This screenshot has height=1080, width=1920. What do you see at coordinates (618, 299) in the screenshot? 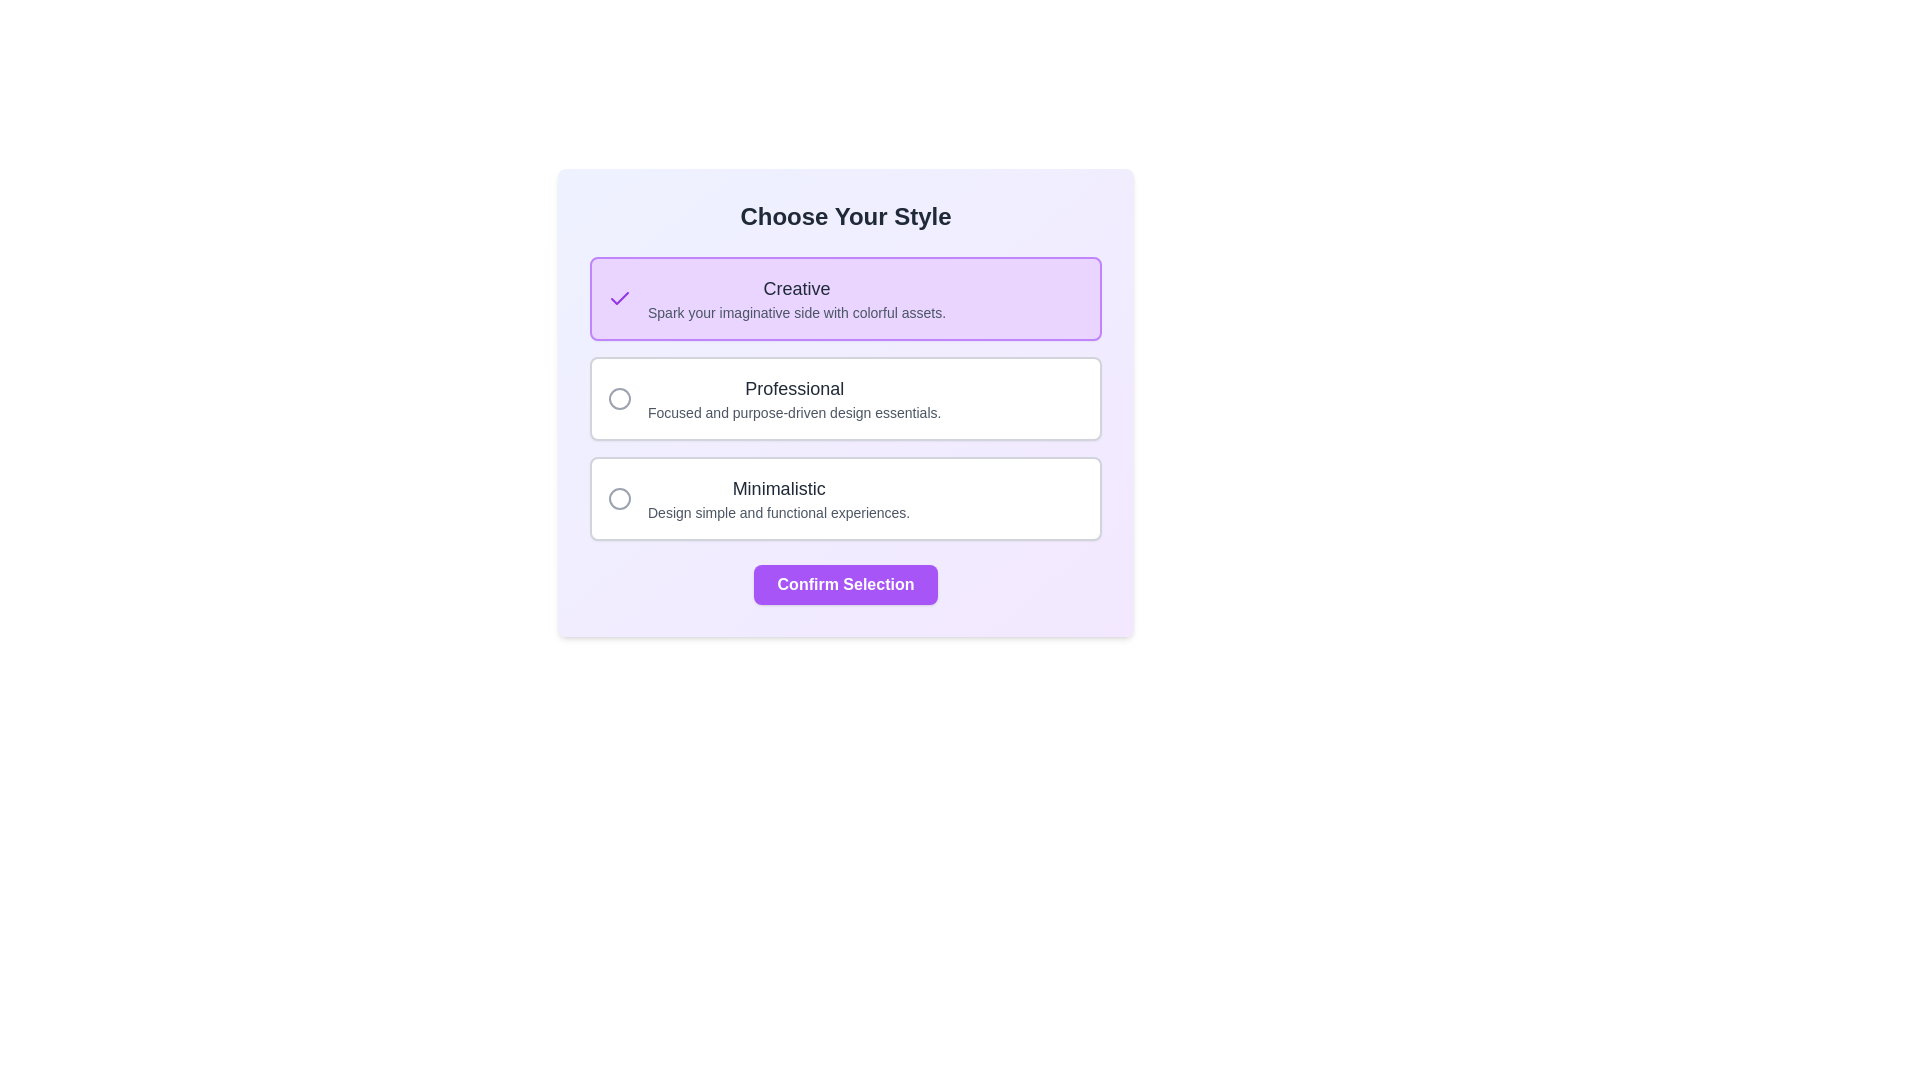
I see `the visual indicator for the 'Creative' option in the selection list located at the top-left corner next to its descriptive text` at bounding box center [618, 299].